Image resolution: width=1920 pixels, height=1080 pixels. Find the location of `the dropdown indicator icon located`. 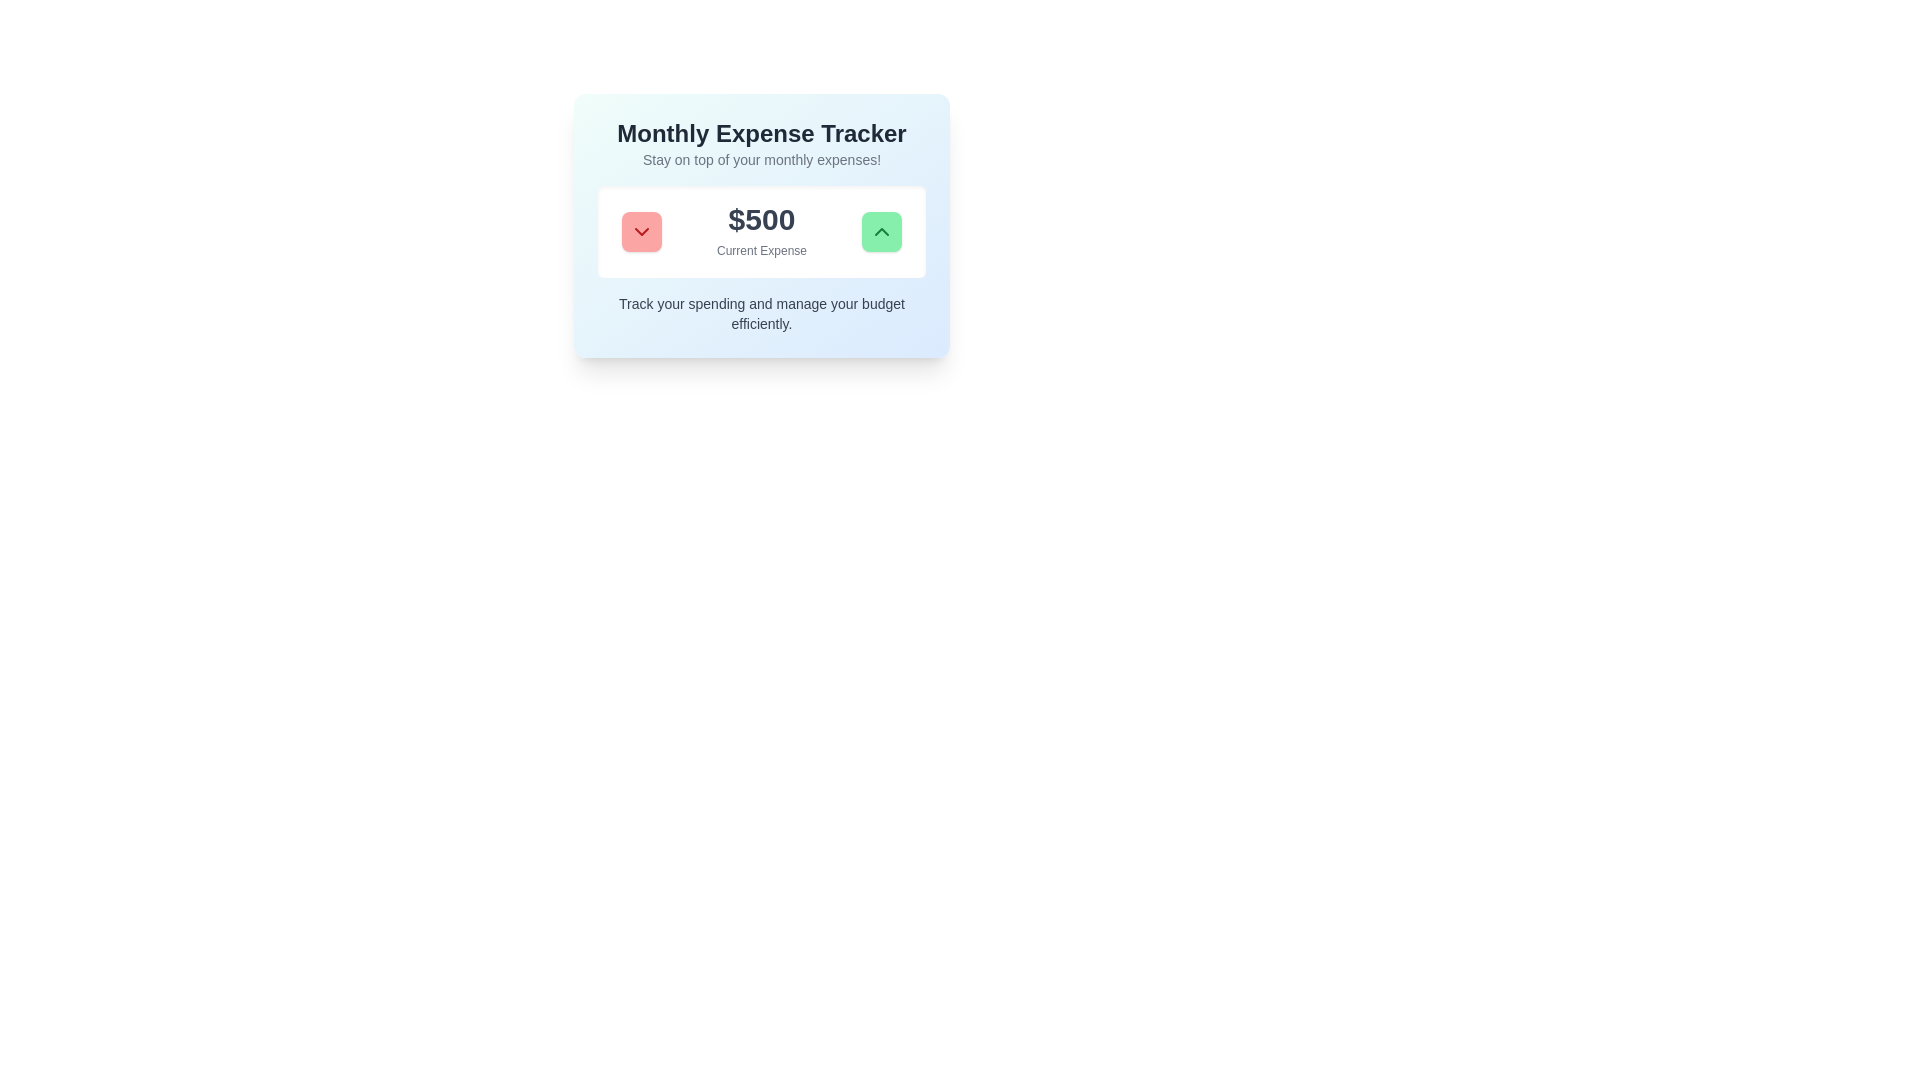

the dropdown indicator icon located is located at coordinates (642, 230).